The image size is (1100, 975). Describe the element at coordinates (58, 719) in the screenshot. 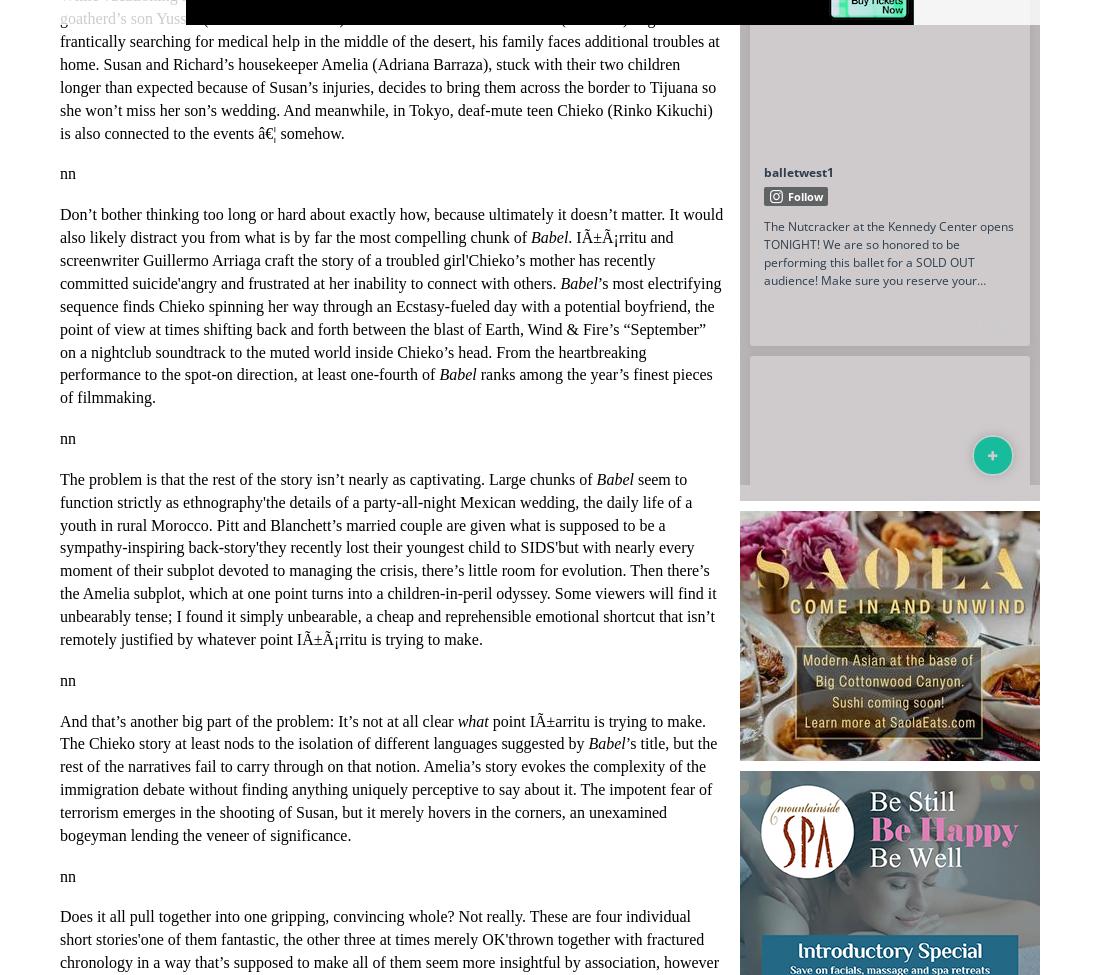

I see `'And that’s another big part of the problem: It’s not at all clear'` at that location.